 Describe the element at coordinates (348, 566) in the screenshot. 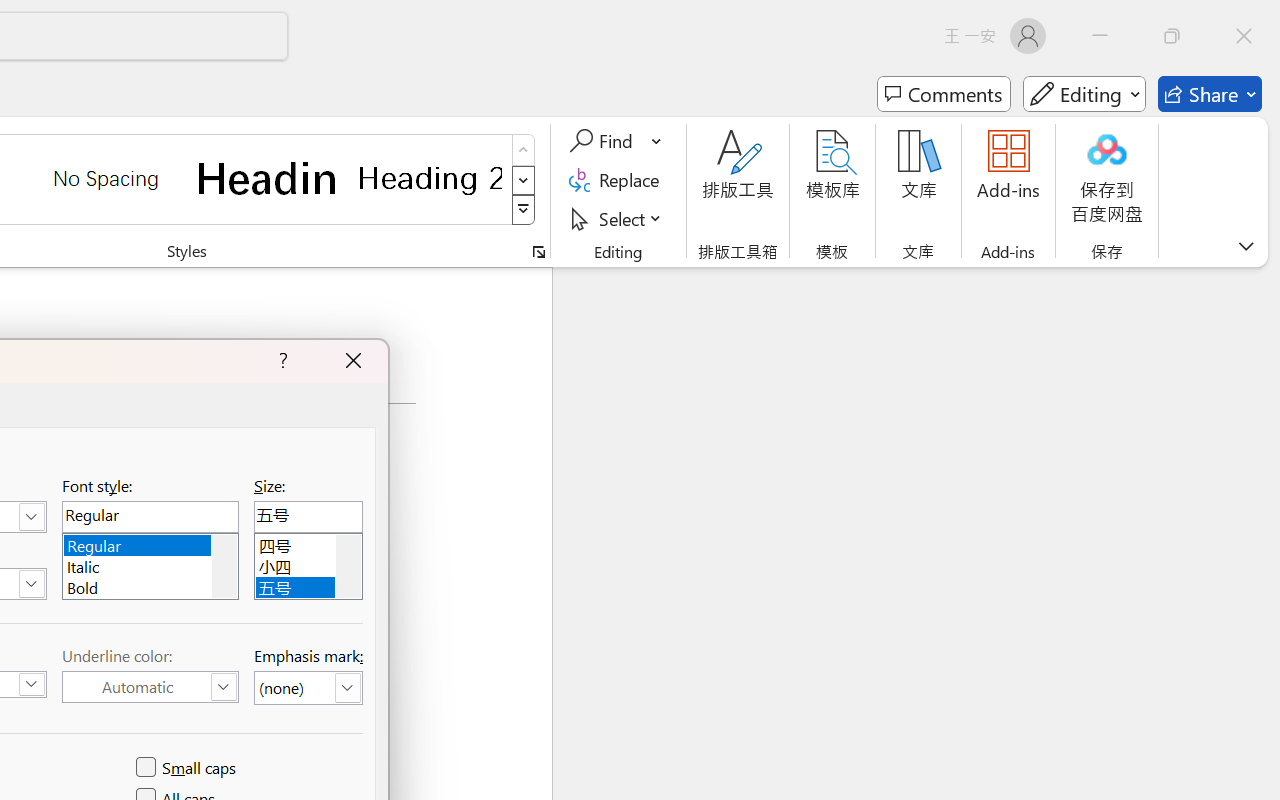

I see `'AutomationID: 1797'` at that location.